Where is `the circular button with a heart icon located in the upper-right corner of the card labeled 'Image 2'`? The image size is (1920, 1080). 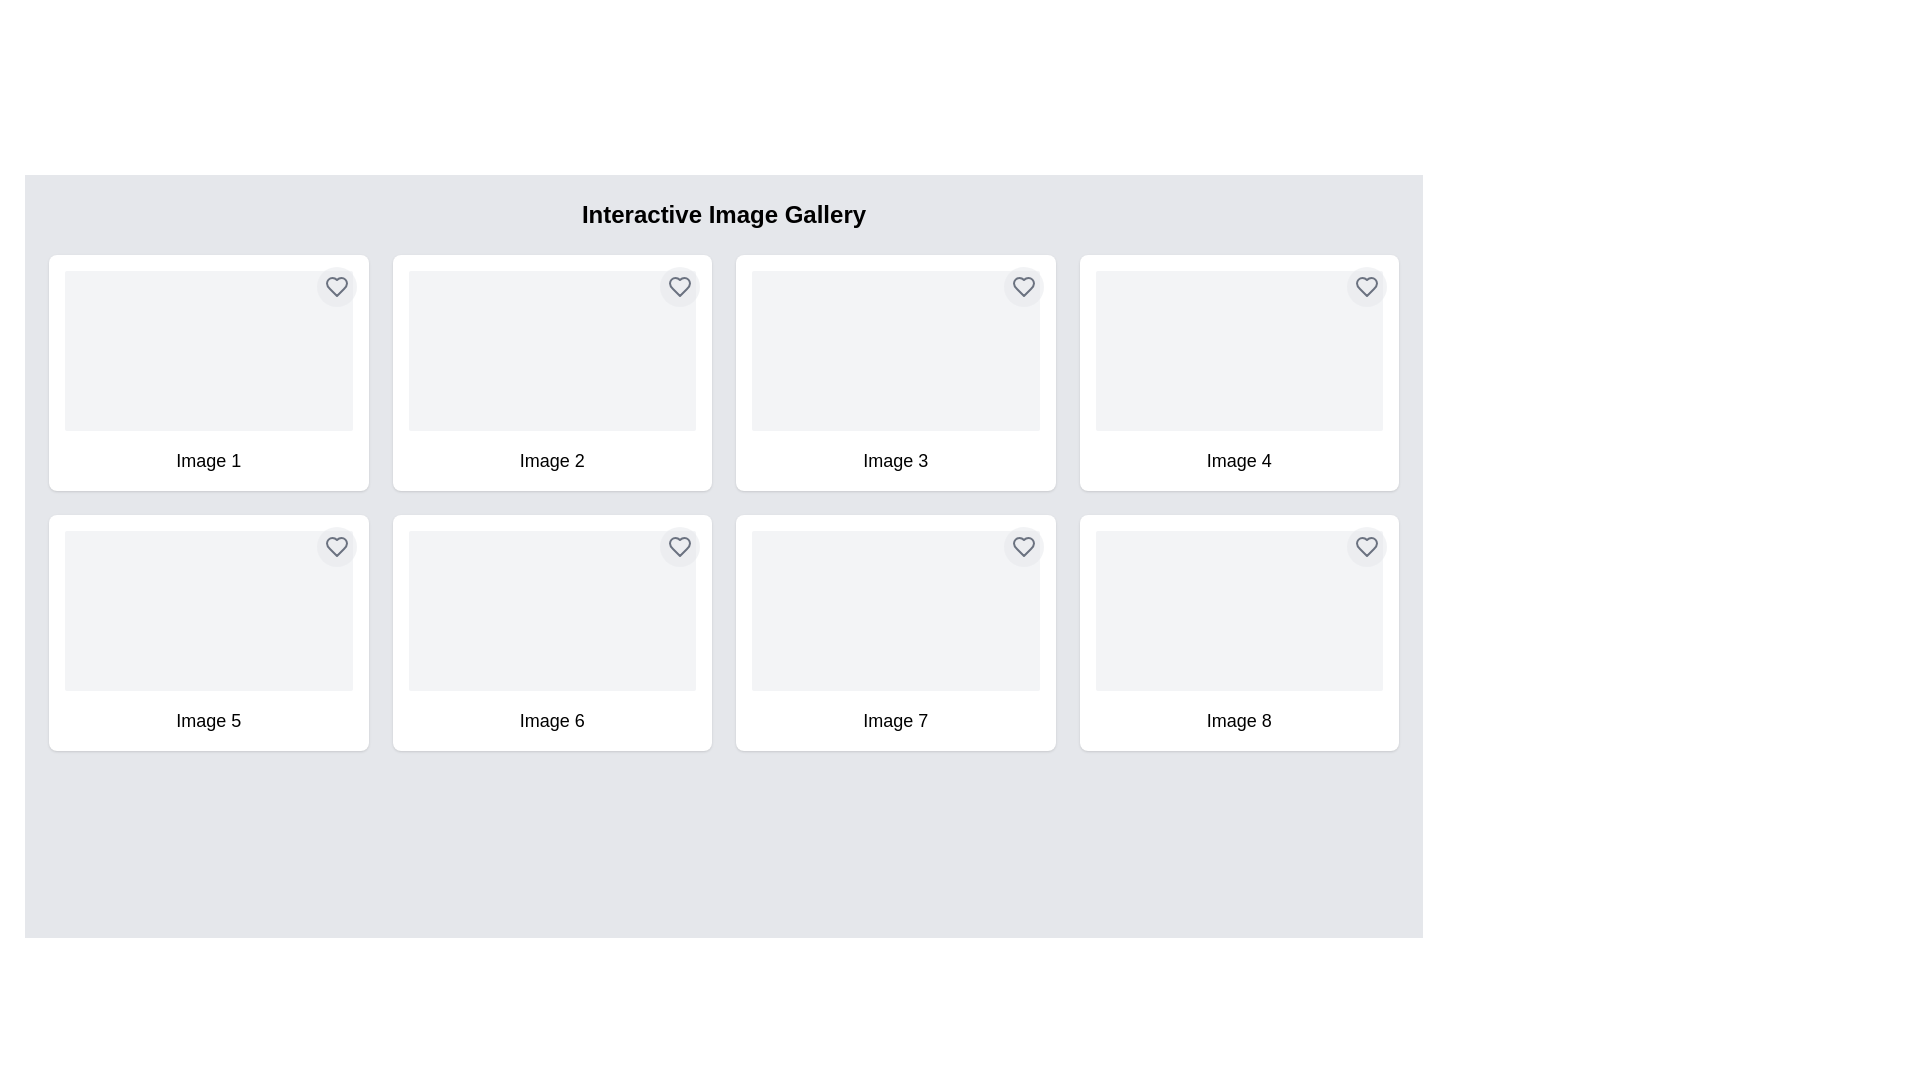 the circular button with a heart icon located in the upper-right corner of the card labeled 'Image 2' is located at coordinates (680, 286).